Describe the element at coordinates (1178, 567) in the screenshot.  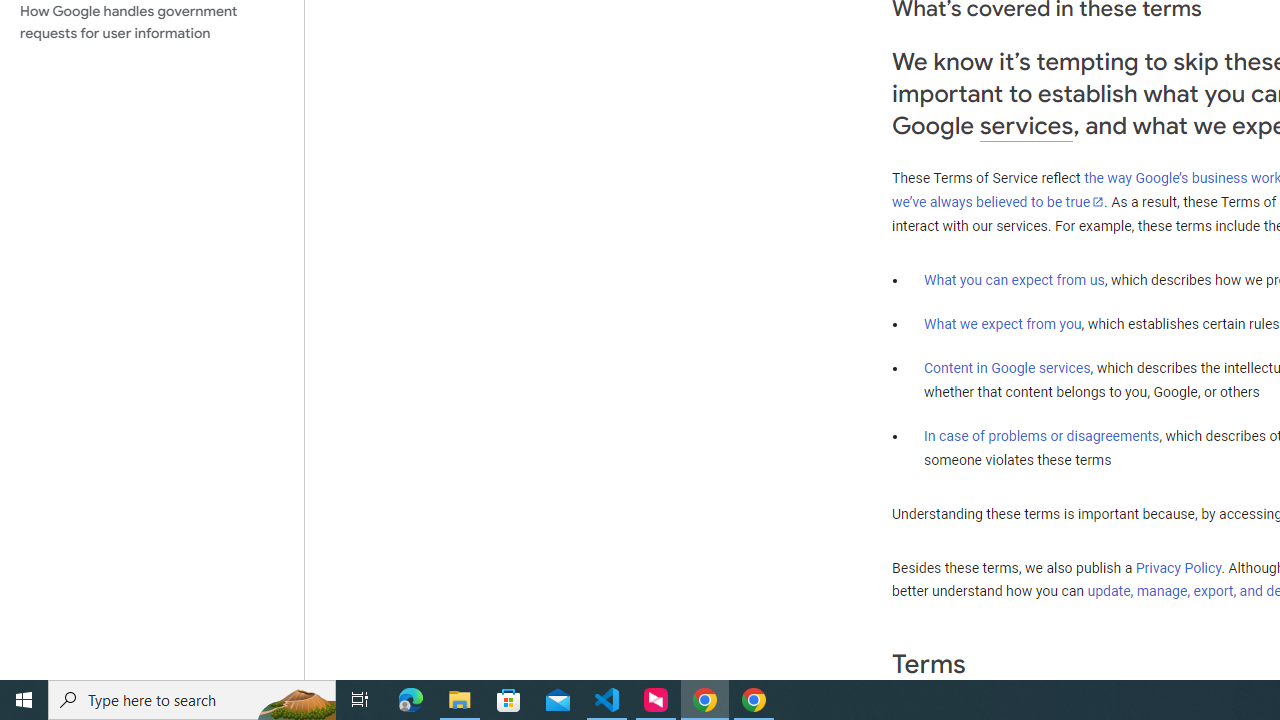
I see `'Privacy Policy'` at that location.